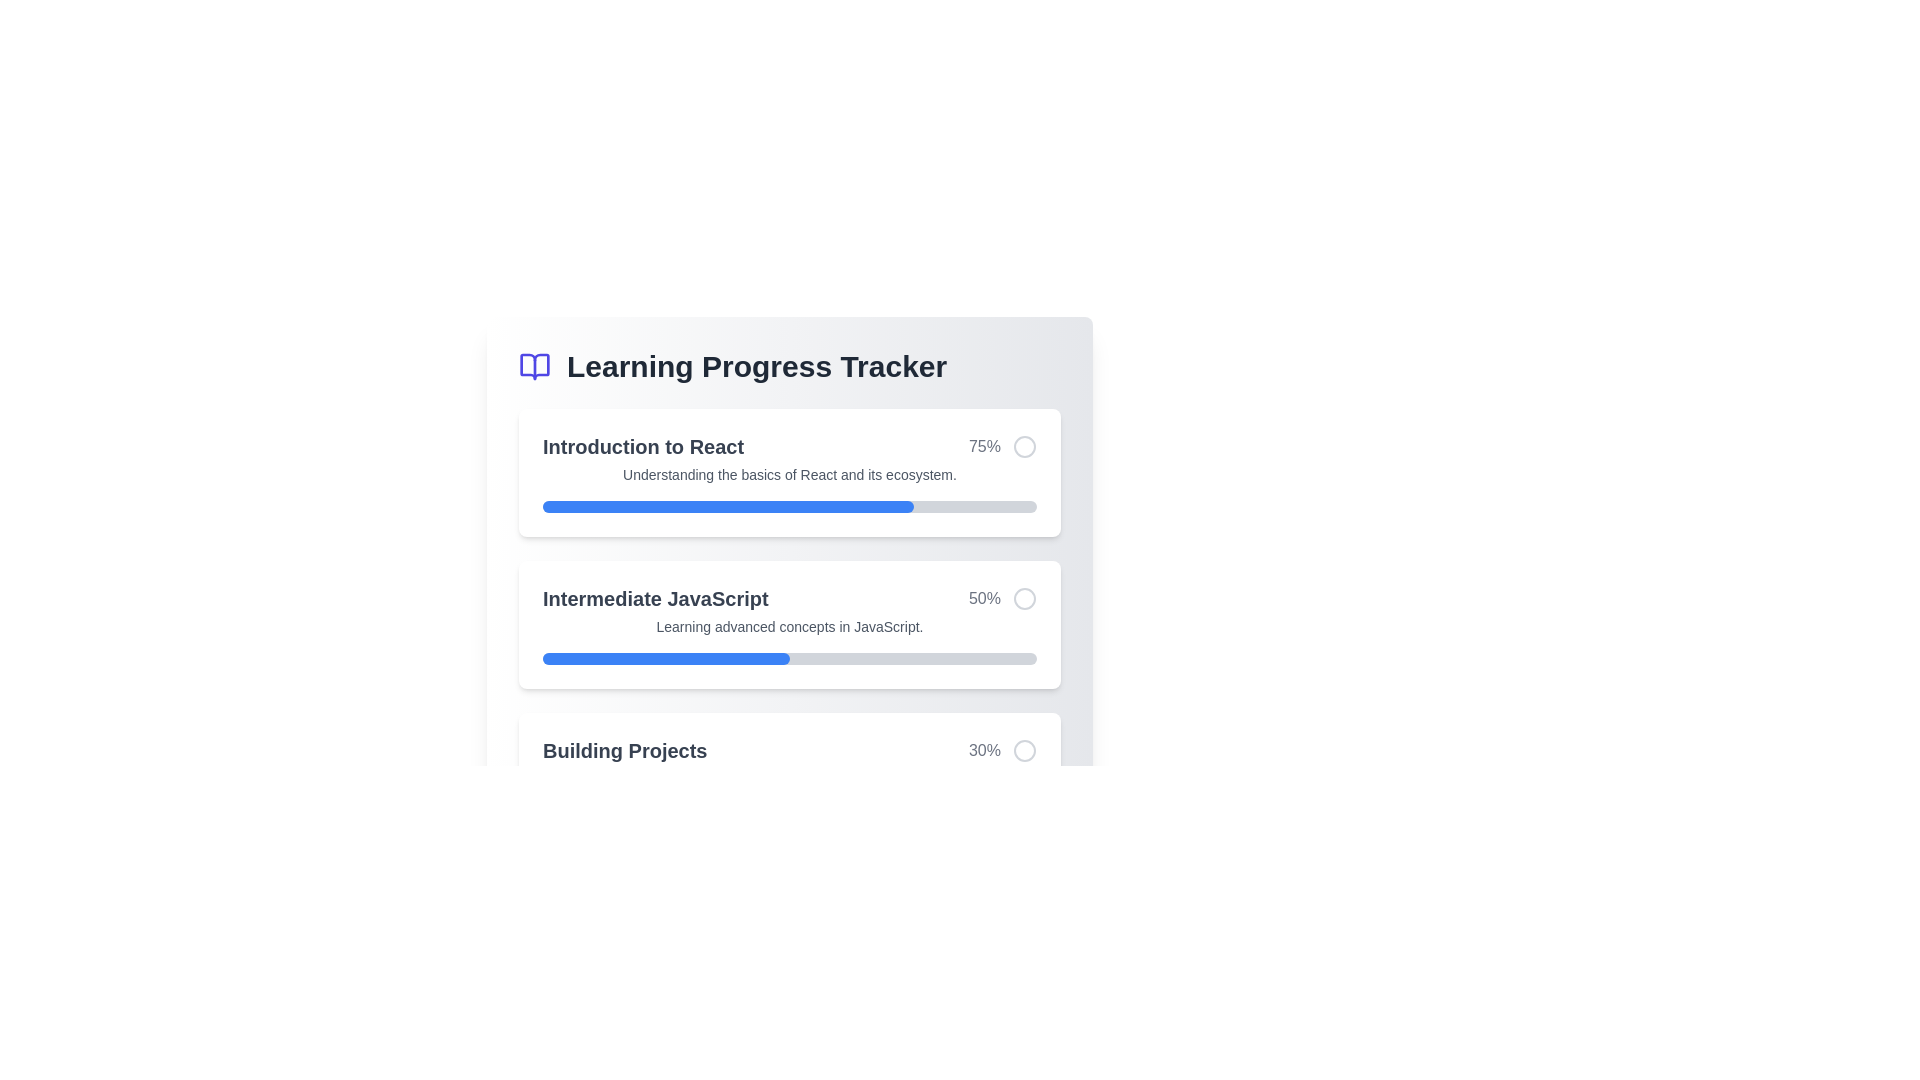 The height and width of the screenshot is (1080, 1920). Describe the element at coordinates (1025, 446) in the screenshot. I see `the Circle icon, which is a non-interactive visual indicator located to the right of the 'Introduction to React' progress tracker and aligns with the percentage value '75%.'` at that location.